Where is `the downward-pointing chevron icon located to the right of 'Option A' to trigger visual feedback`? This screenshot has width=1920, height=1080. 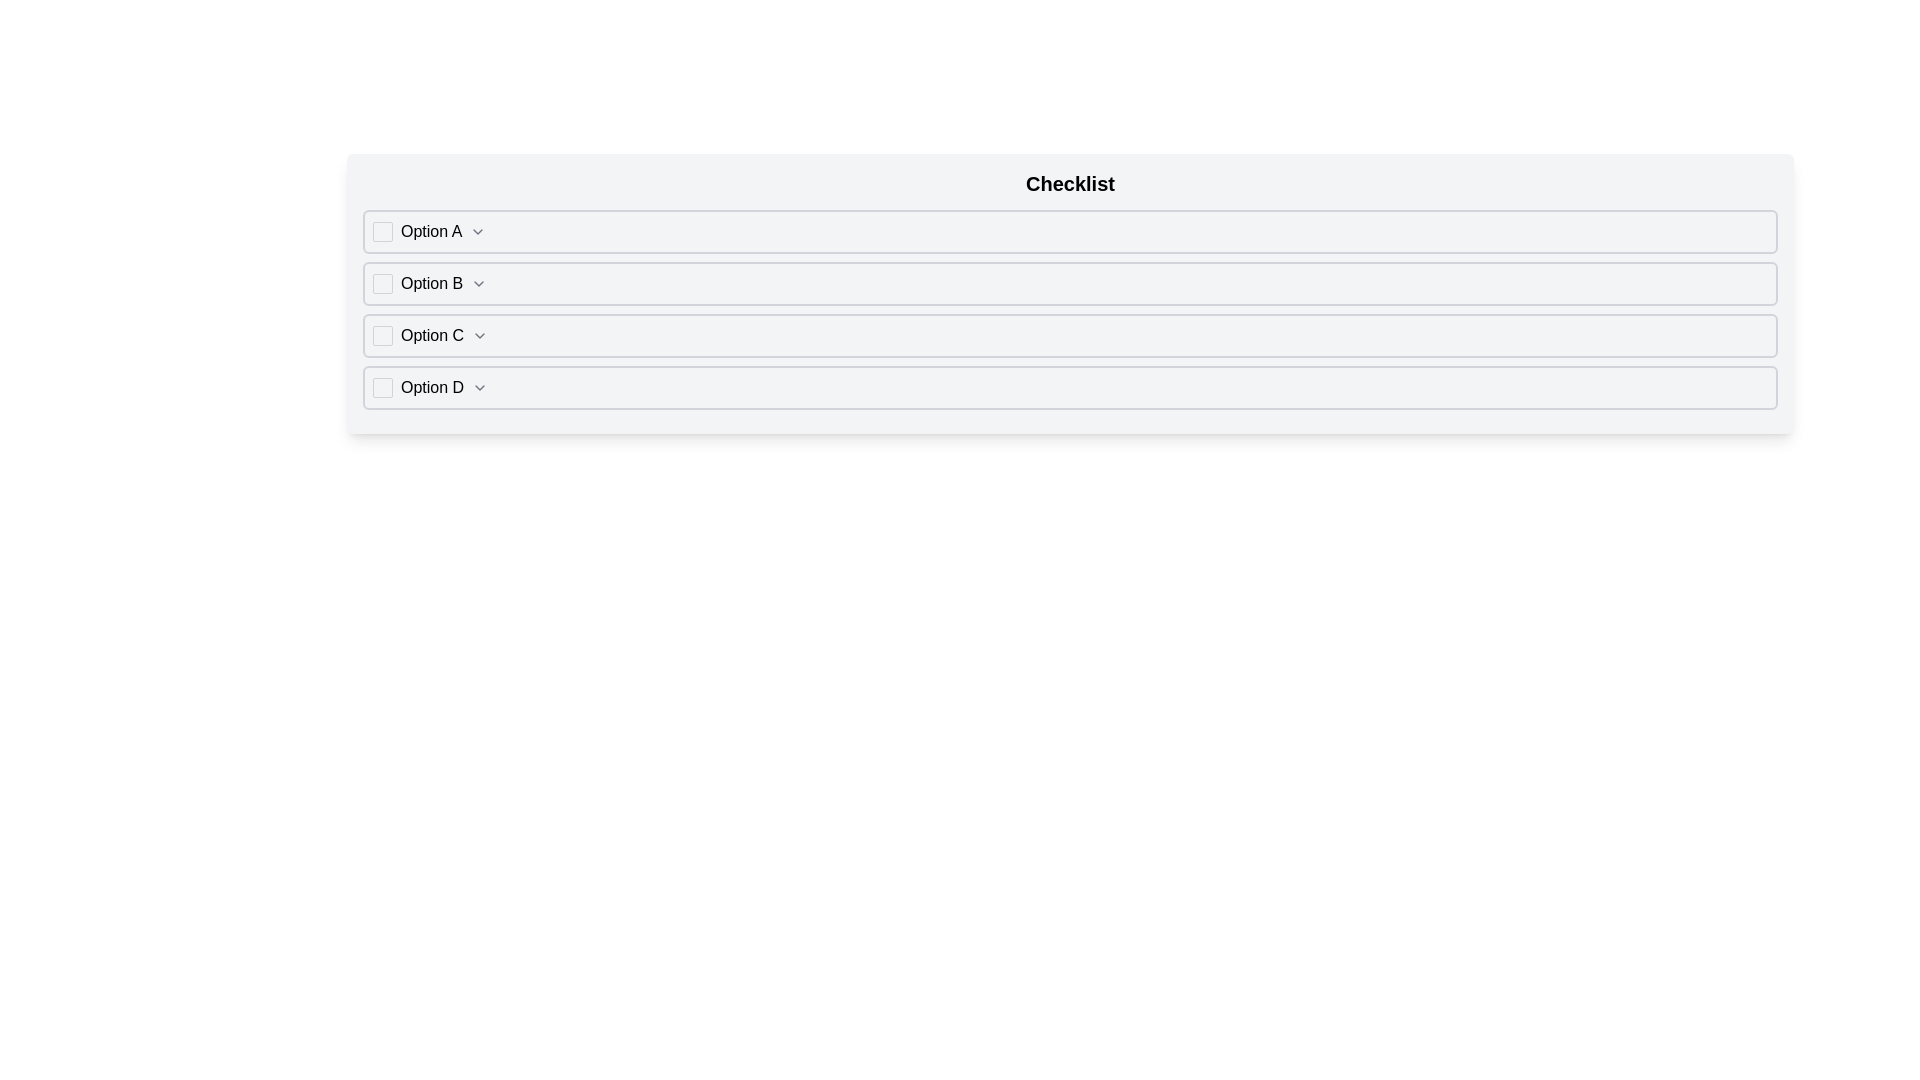 the downward-pointing chevron icon located to the right of 'Option A' to trigger visual feedback is located at coordinates (477, 230).